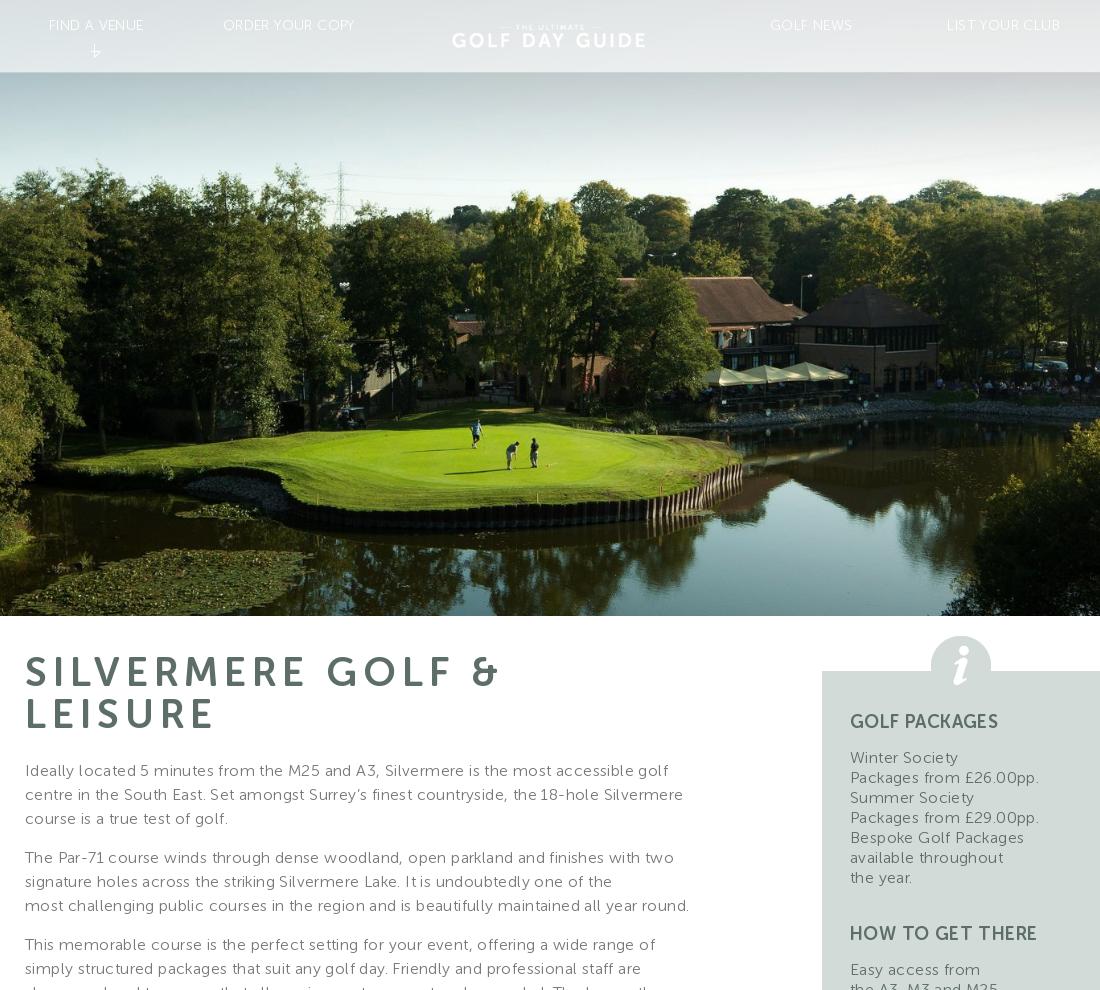 This screenshot has height=990, width=1100. I want to click on 'Bespoke Golf Packages', so click(936, 836).